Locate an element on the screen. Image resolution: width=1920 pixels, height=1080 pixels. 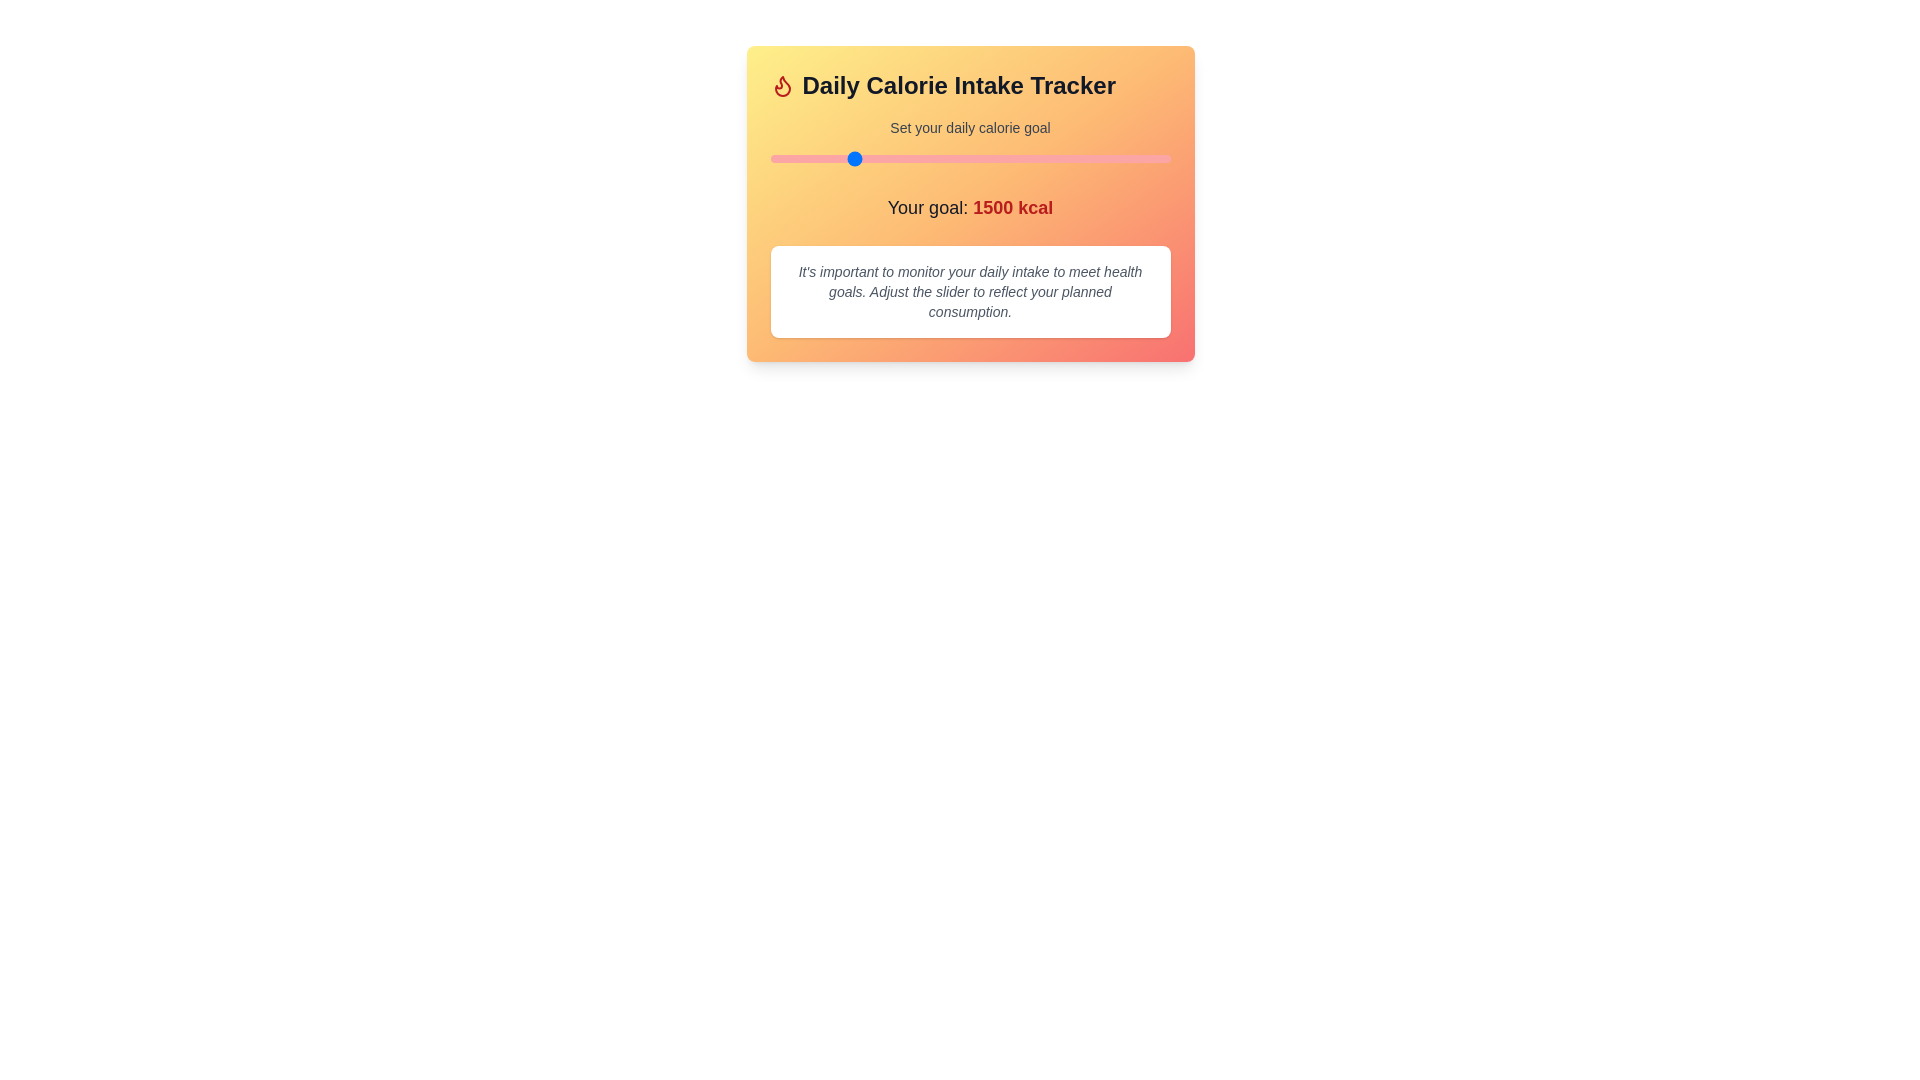
the calorie goal slider to a value of 1850 is located at coordinates (905, 157).